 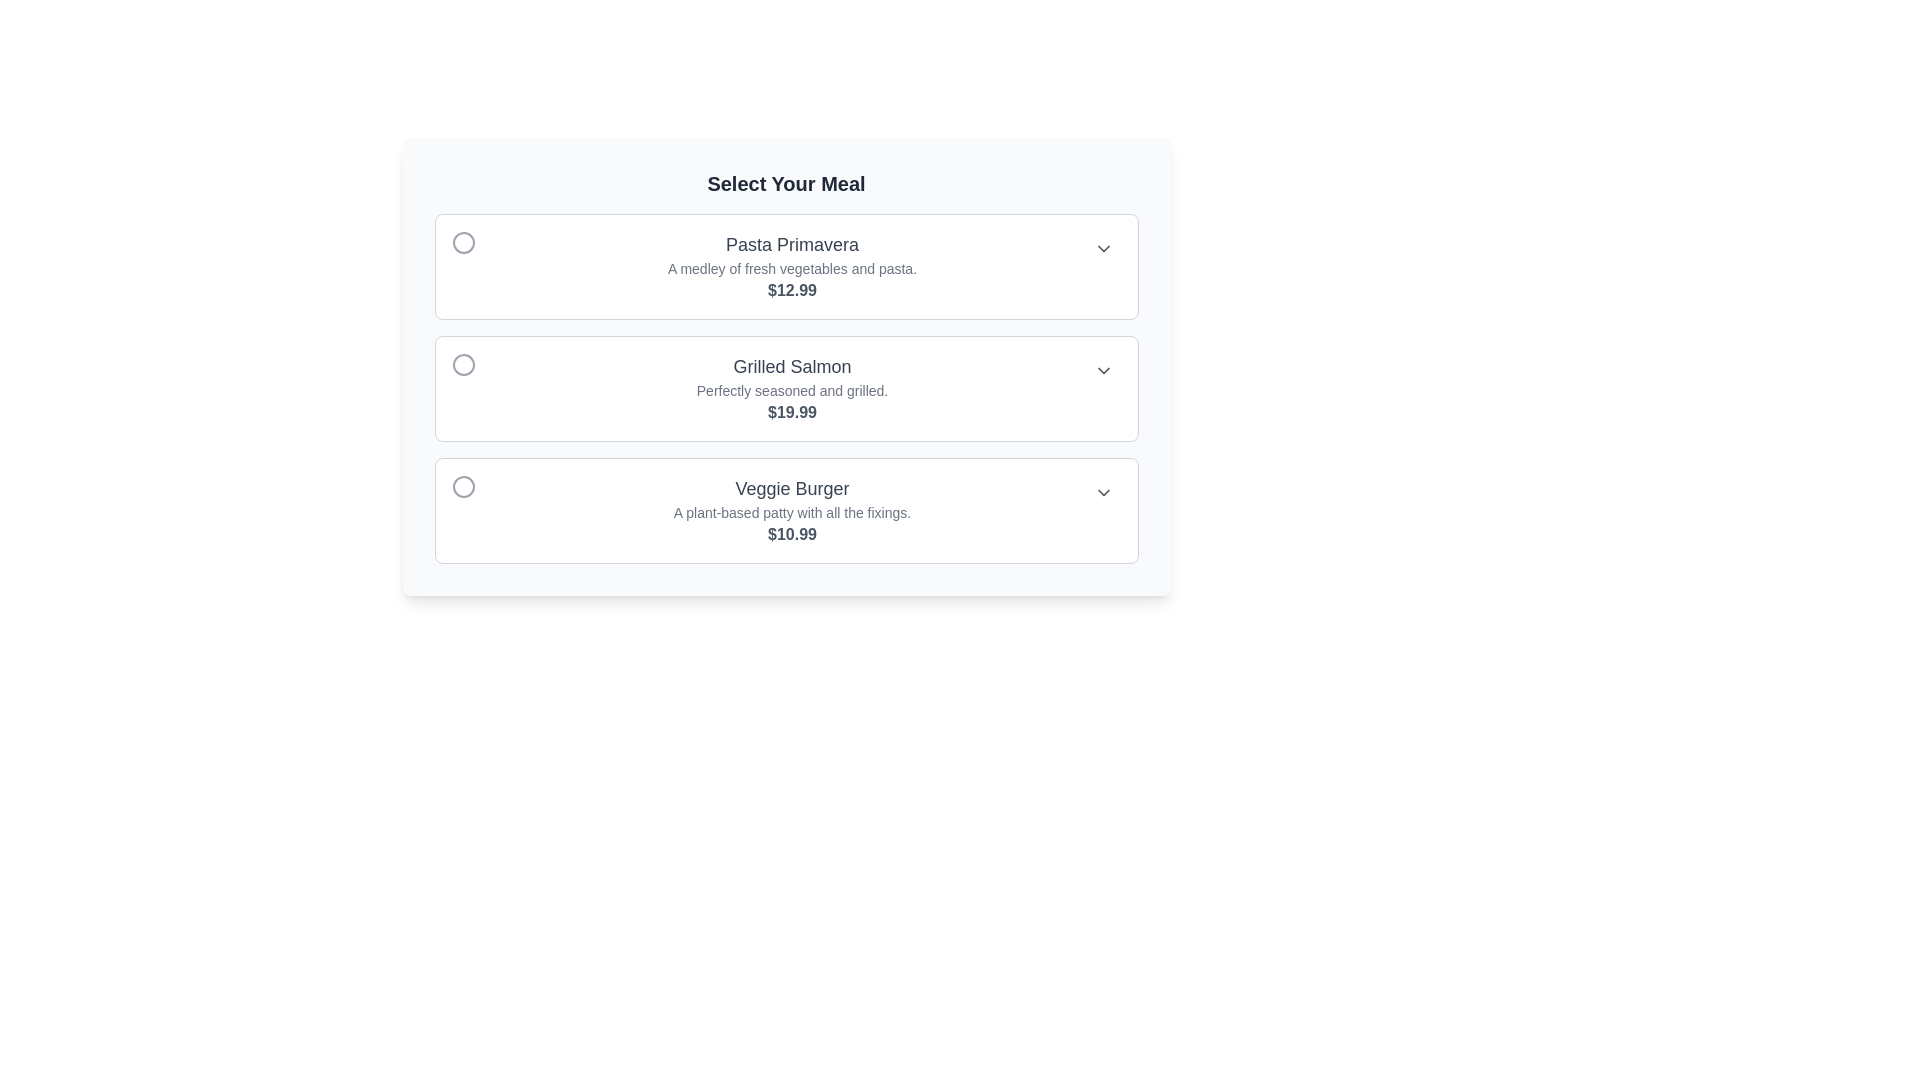 What do you see at coordinates (791, 509) in the screenshot?
I see `the 'Veggie Burger' menu item, which includes a title, subtext, and price, positioned in the third spot of the meal options list` at bounding box center [791, 509].